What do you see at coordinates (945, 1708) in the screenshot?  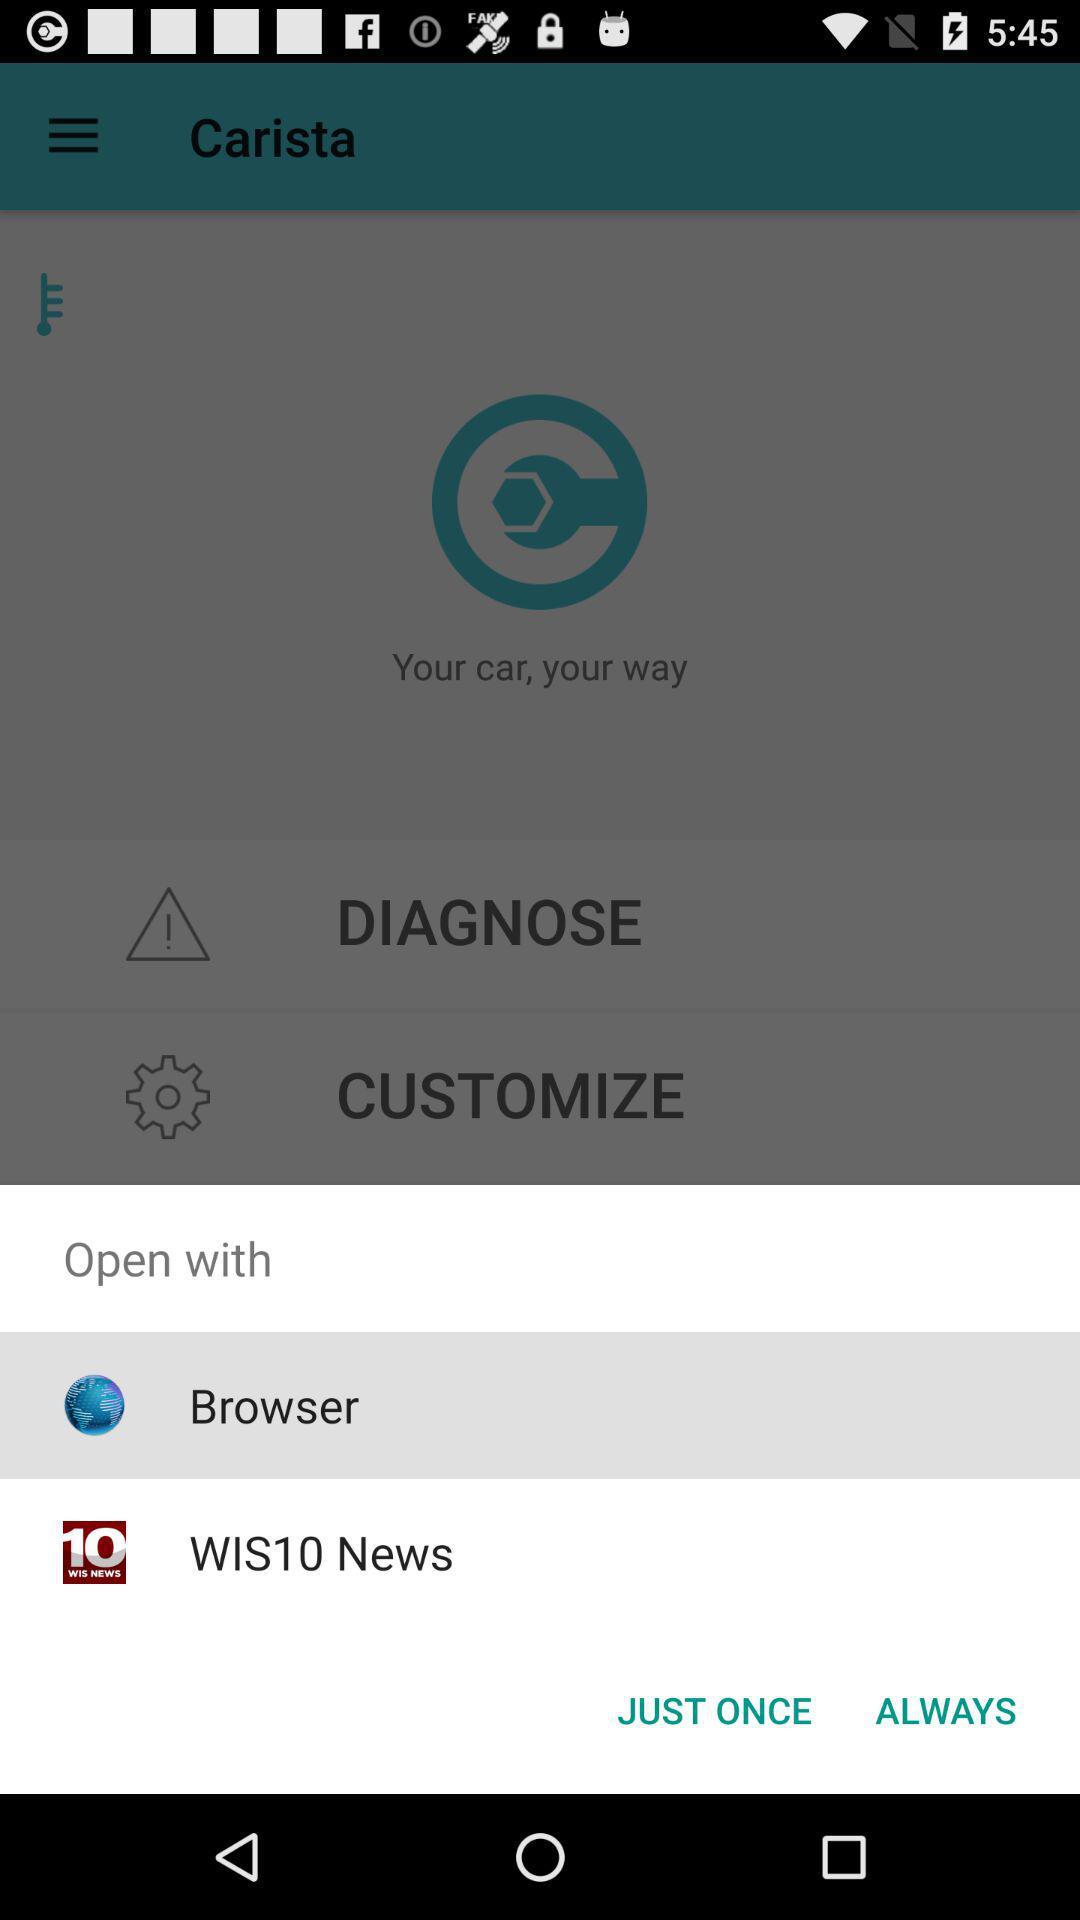 I see `the always icon` at bounding box center [945, 1708].